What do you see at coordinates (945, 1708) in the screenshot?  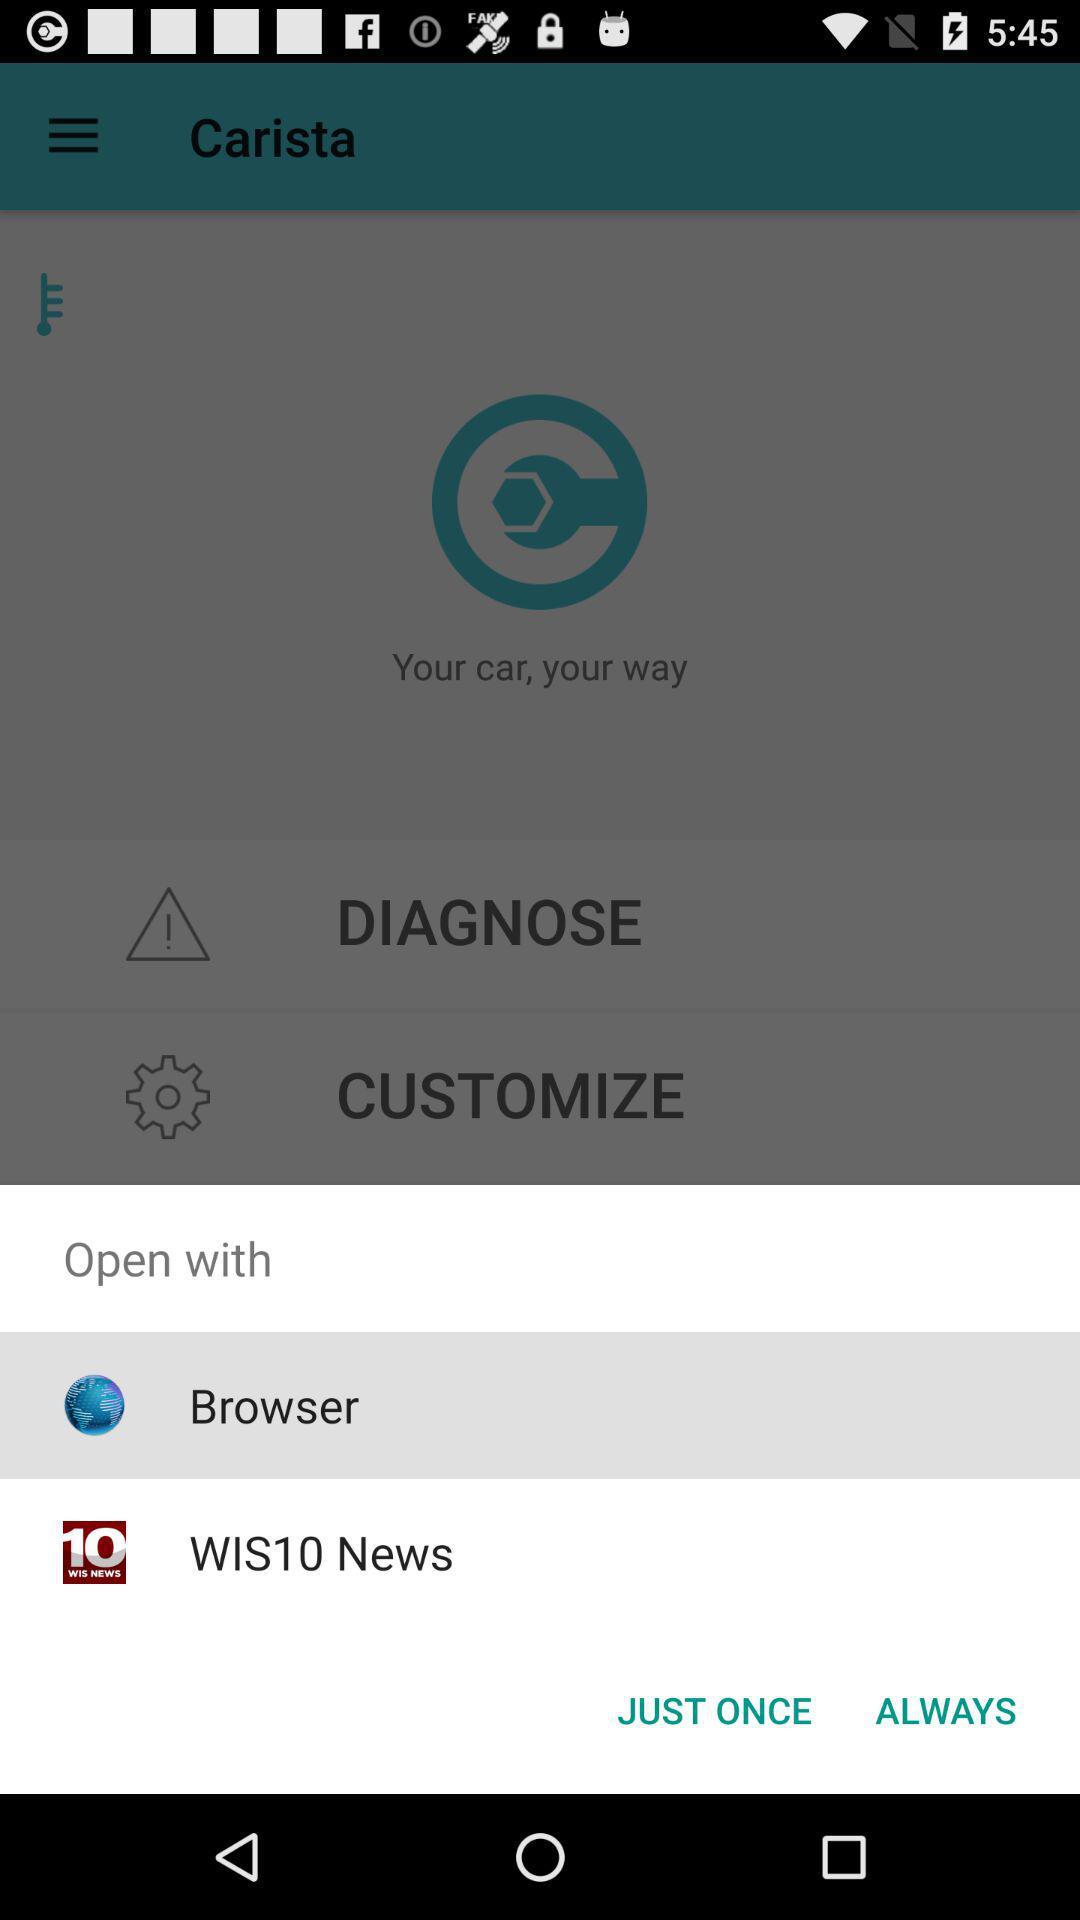 I see `the always icon` at bounding box center [945, 1708].